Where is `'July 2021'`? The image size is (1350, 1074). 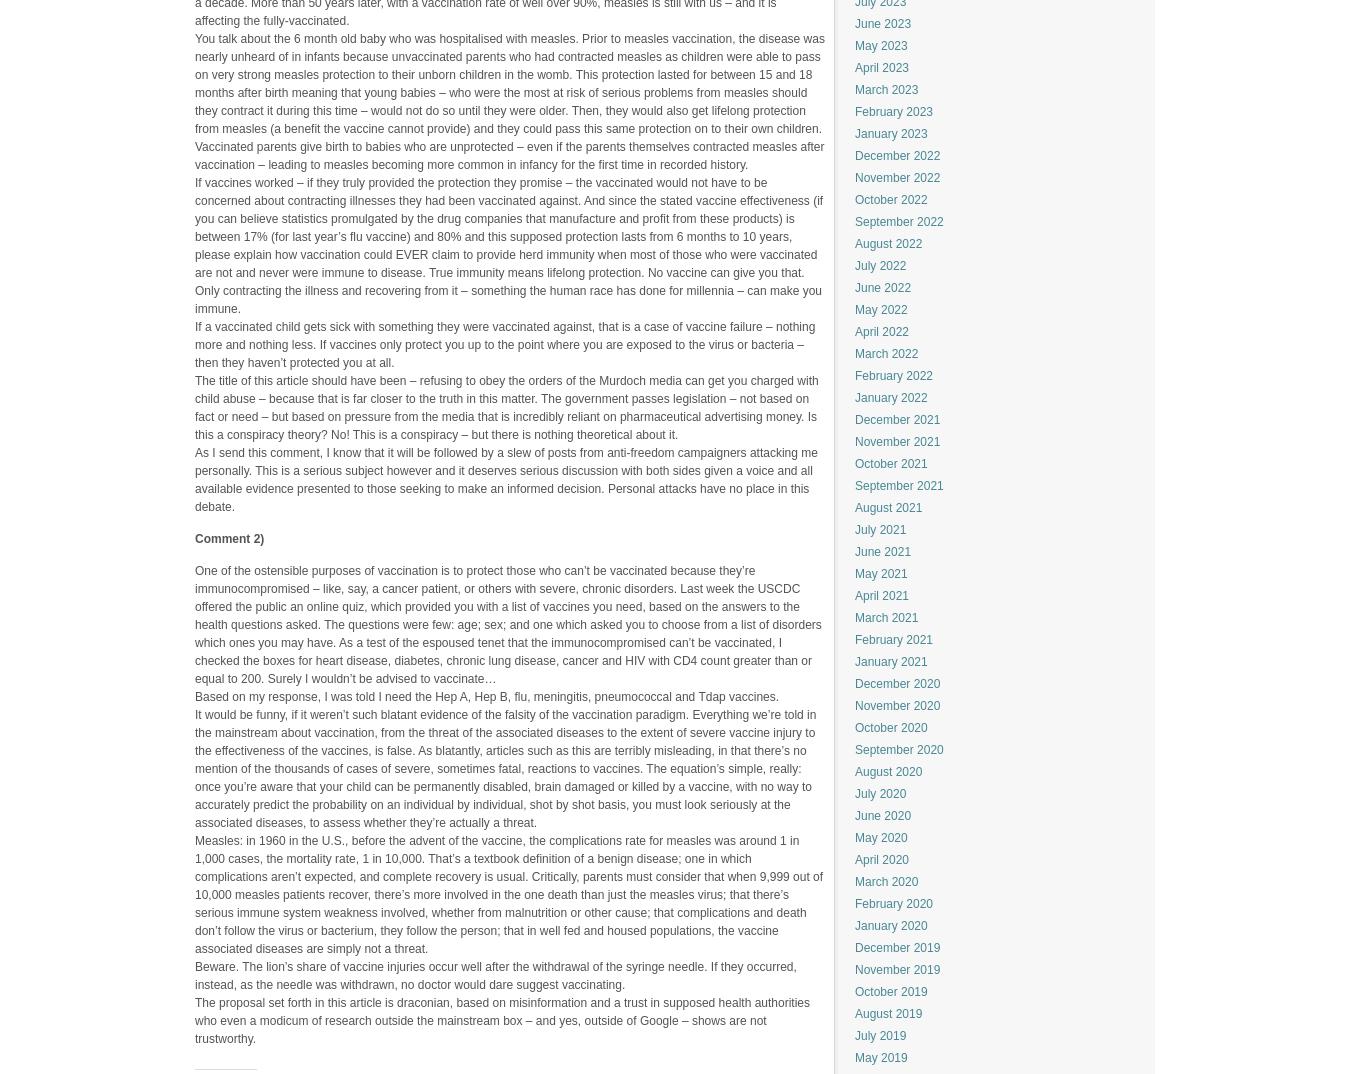 'July 2021' is located at coordinates (880, 530).